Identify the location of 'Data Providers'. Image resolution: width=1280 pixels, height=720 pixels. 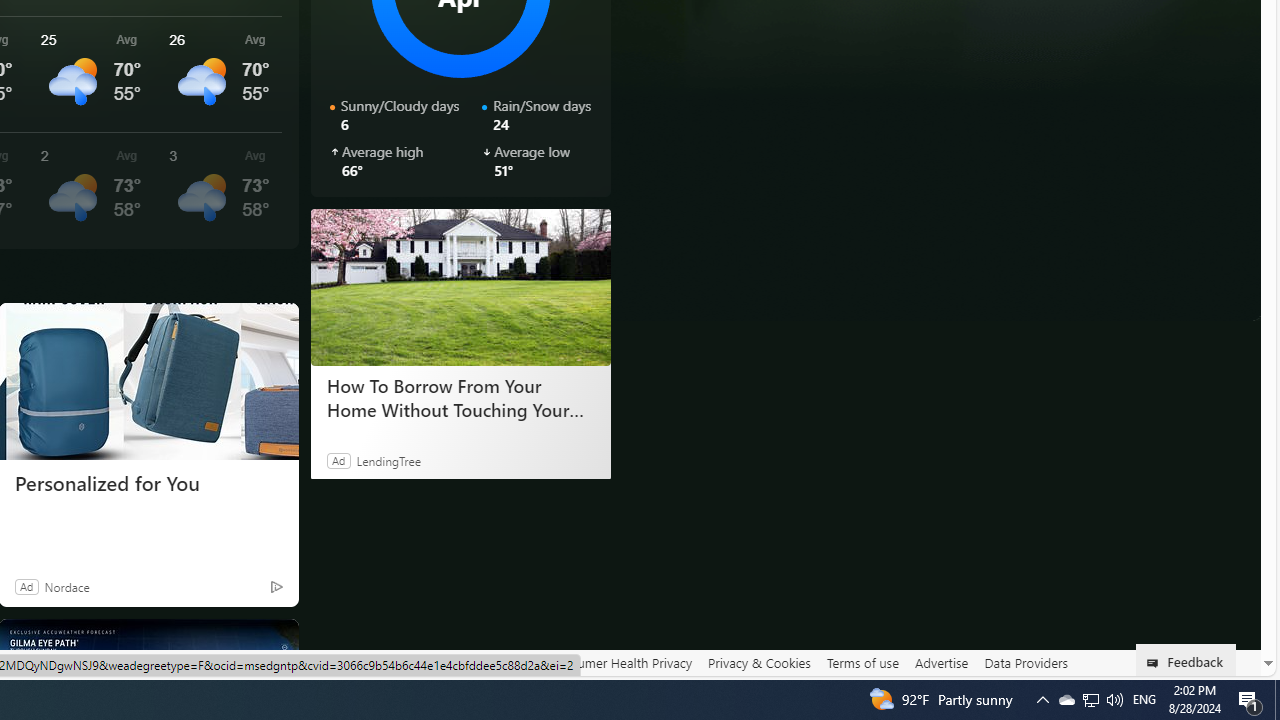
(1025, 663).